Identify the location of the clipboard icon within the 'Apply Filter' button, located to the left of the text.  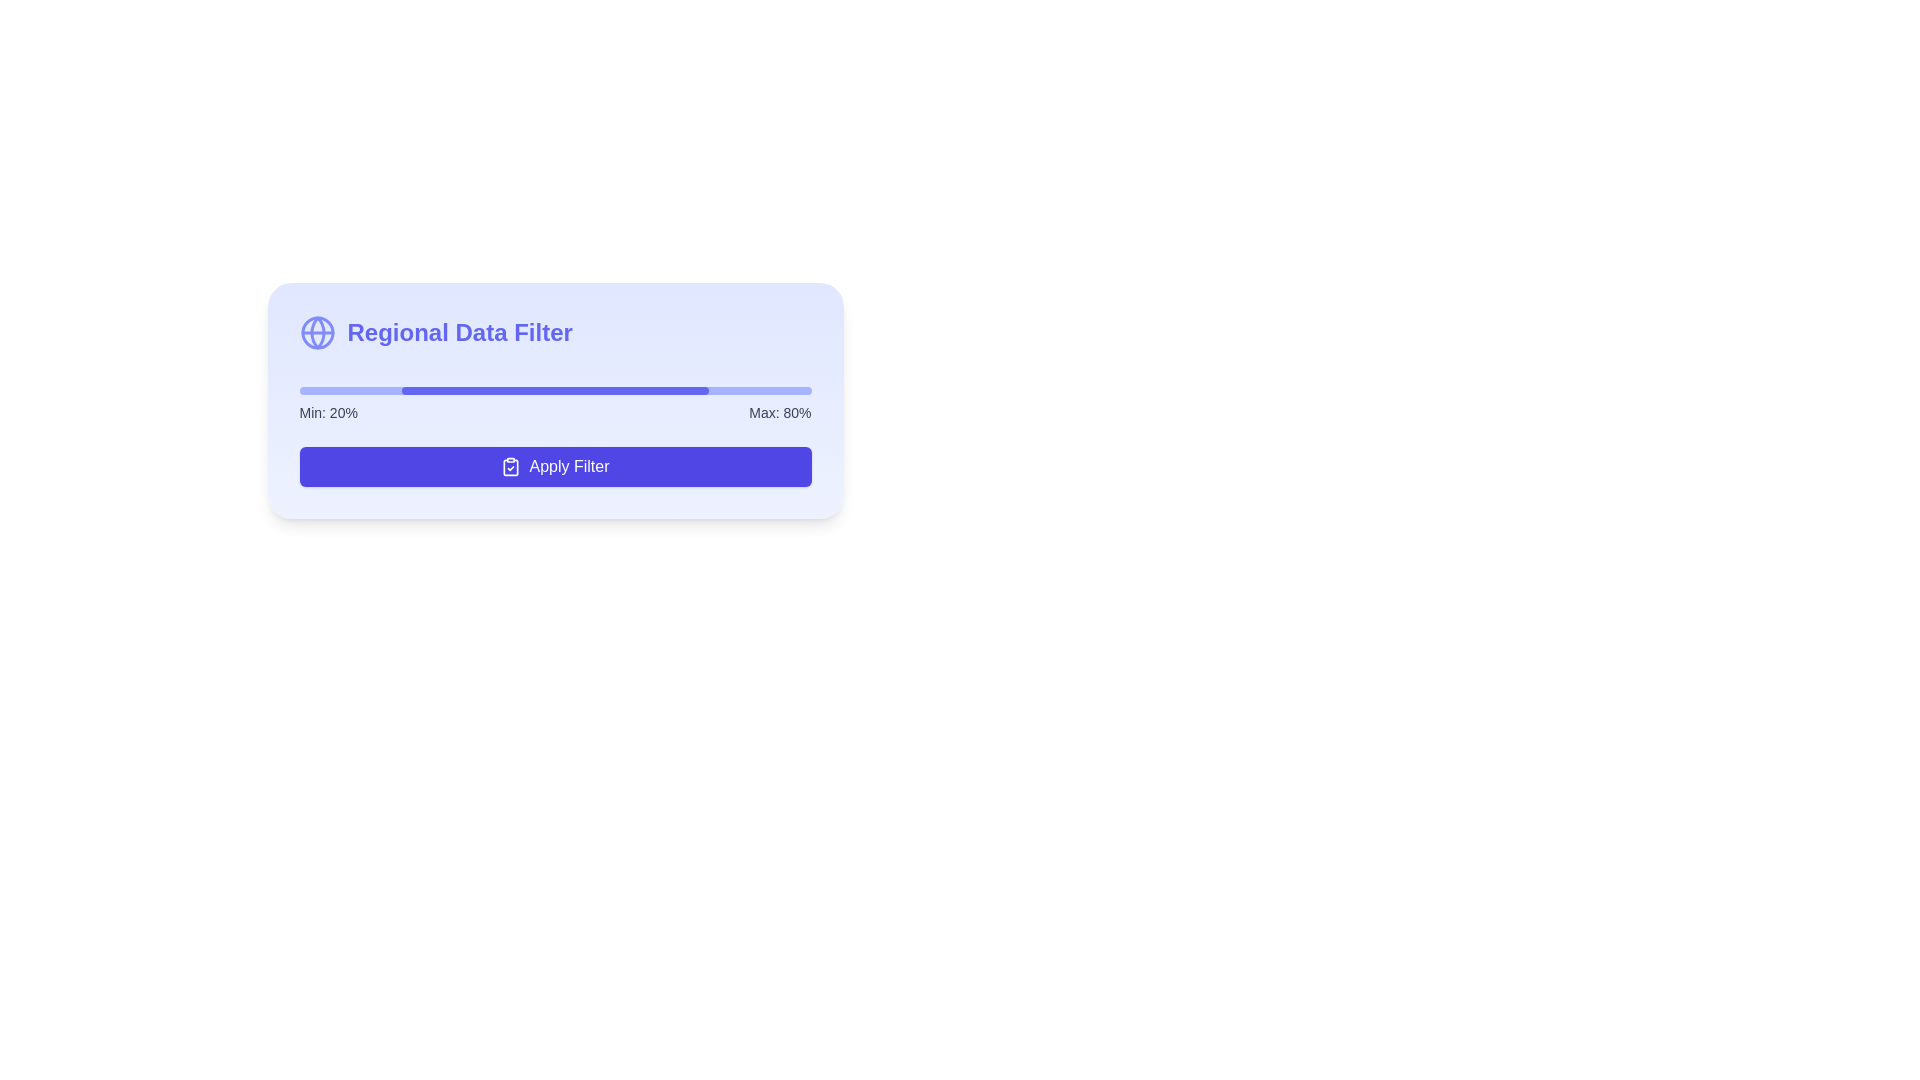
(511, 467).